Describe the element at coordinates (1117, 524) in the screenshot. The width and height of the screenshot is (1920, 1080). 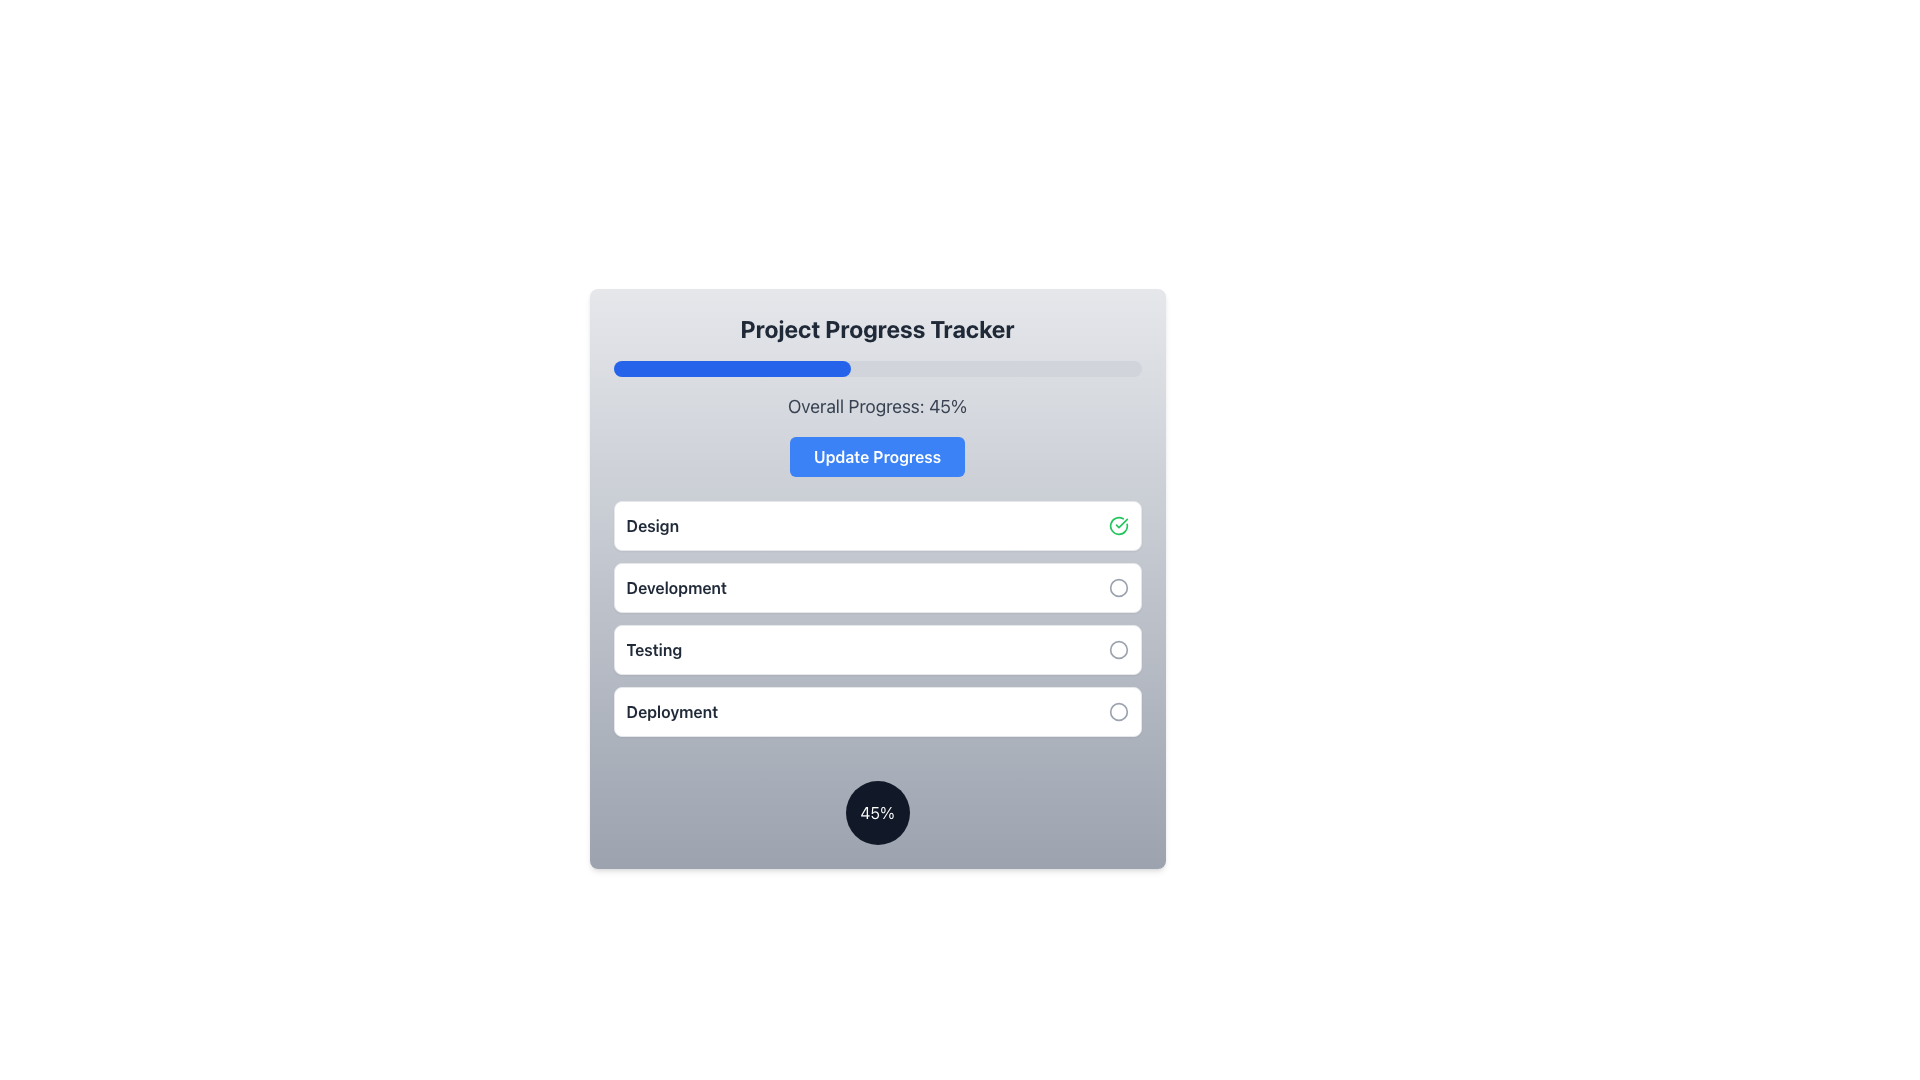
I see `the green checkmark icon that indicates completion or selection of the 'Design' task, located on the right within the row labeled 'Design'` at that location.